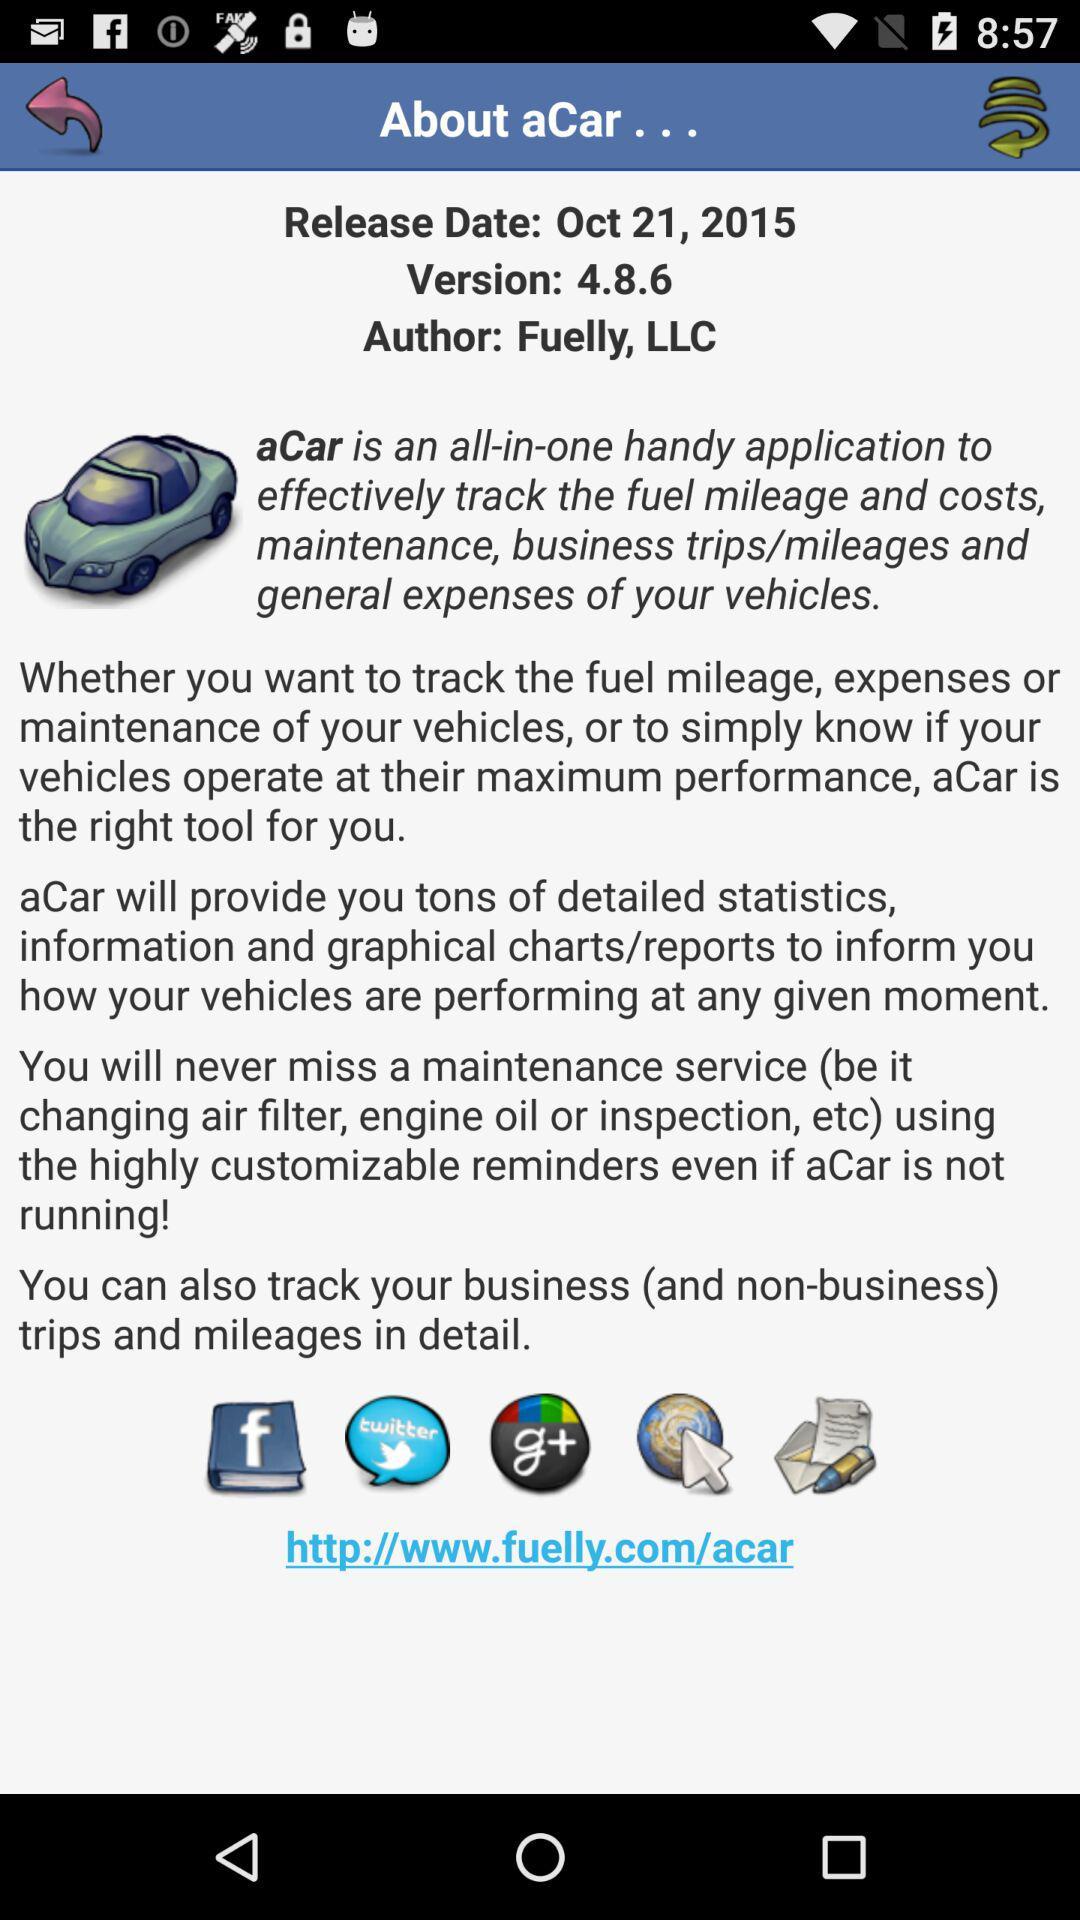  I want to click on visit facebook page, so click(253, 1445).